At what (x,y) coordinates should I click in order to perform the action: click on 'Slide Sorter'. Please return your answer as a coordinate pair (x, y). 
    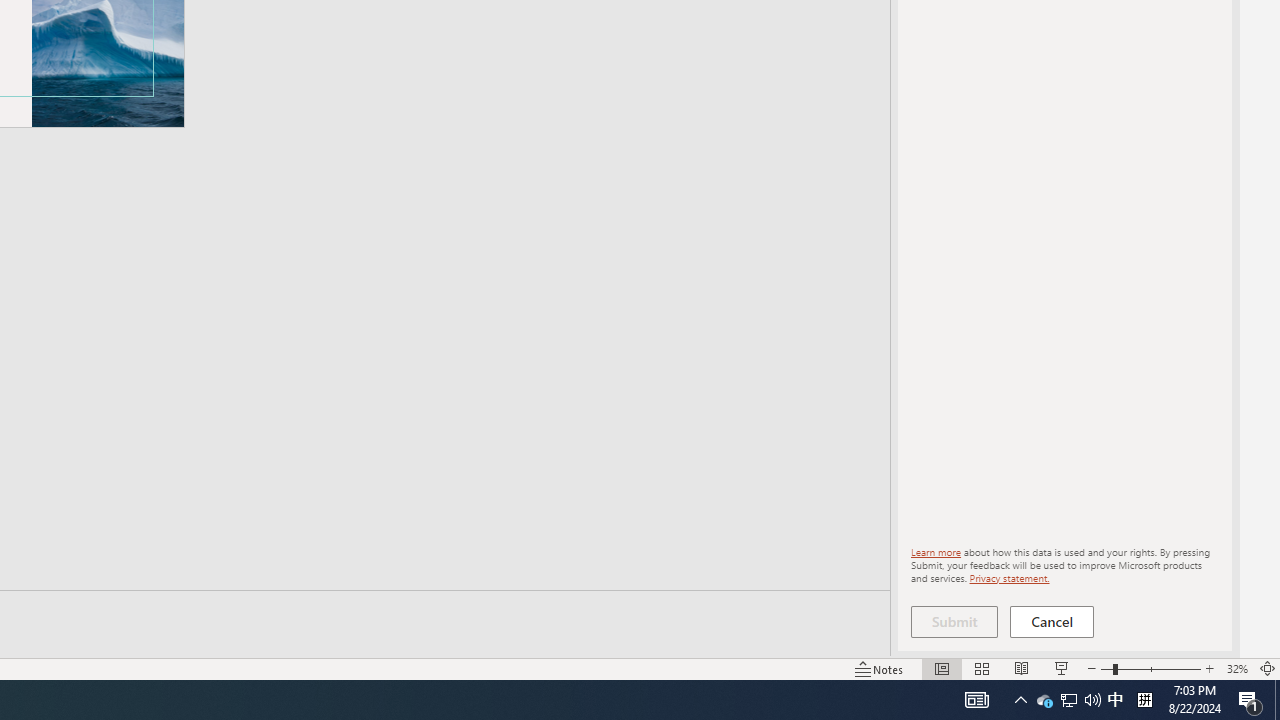
    Looking at the image, I should click on (982, 669).